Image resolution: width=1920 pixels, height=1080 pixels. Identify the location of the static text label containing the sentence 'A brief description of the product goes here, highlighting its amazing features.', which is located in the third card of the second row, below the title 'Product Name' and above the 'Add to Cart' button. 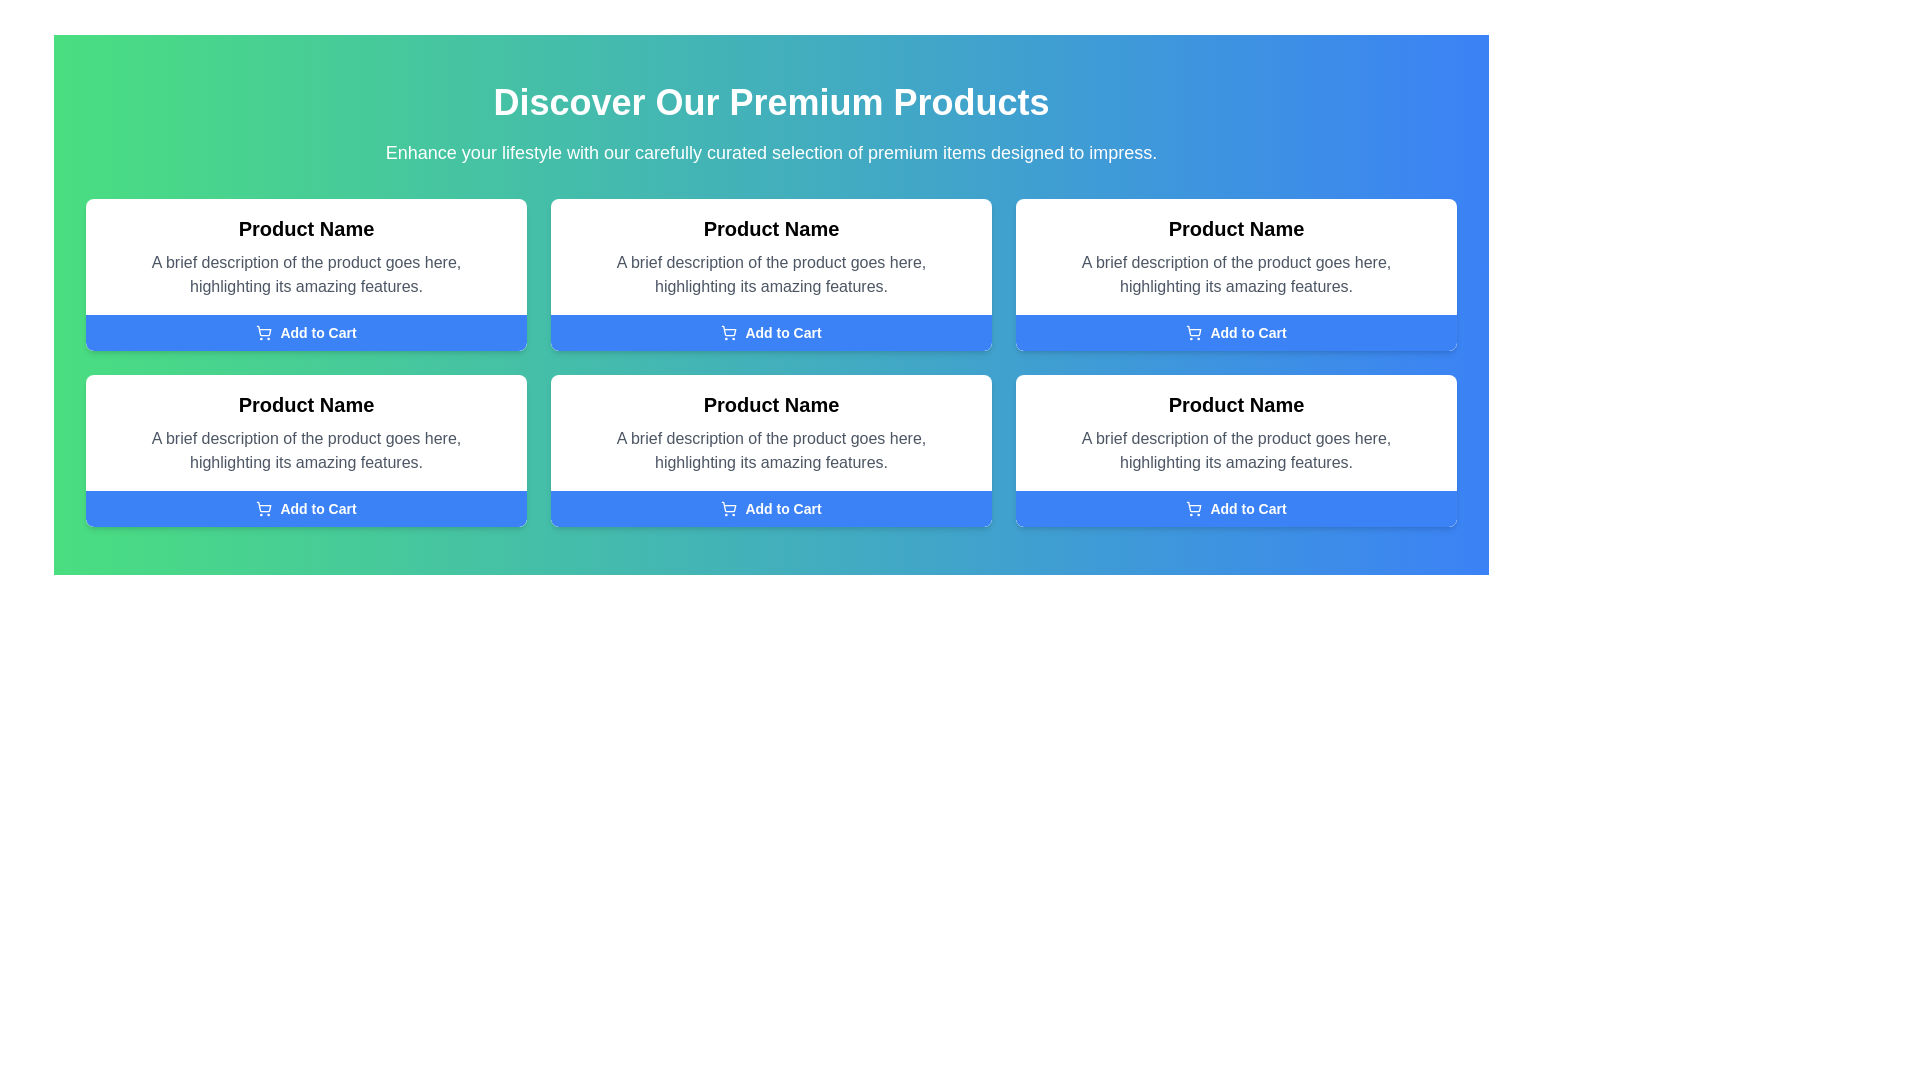
(1235, 451).